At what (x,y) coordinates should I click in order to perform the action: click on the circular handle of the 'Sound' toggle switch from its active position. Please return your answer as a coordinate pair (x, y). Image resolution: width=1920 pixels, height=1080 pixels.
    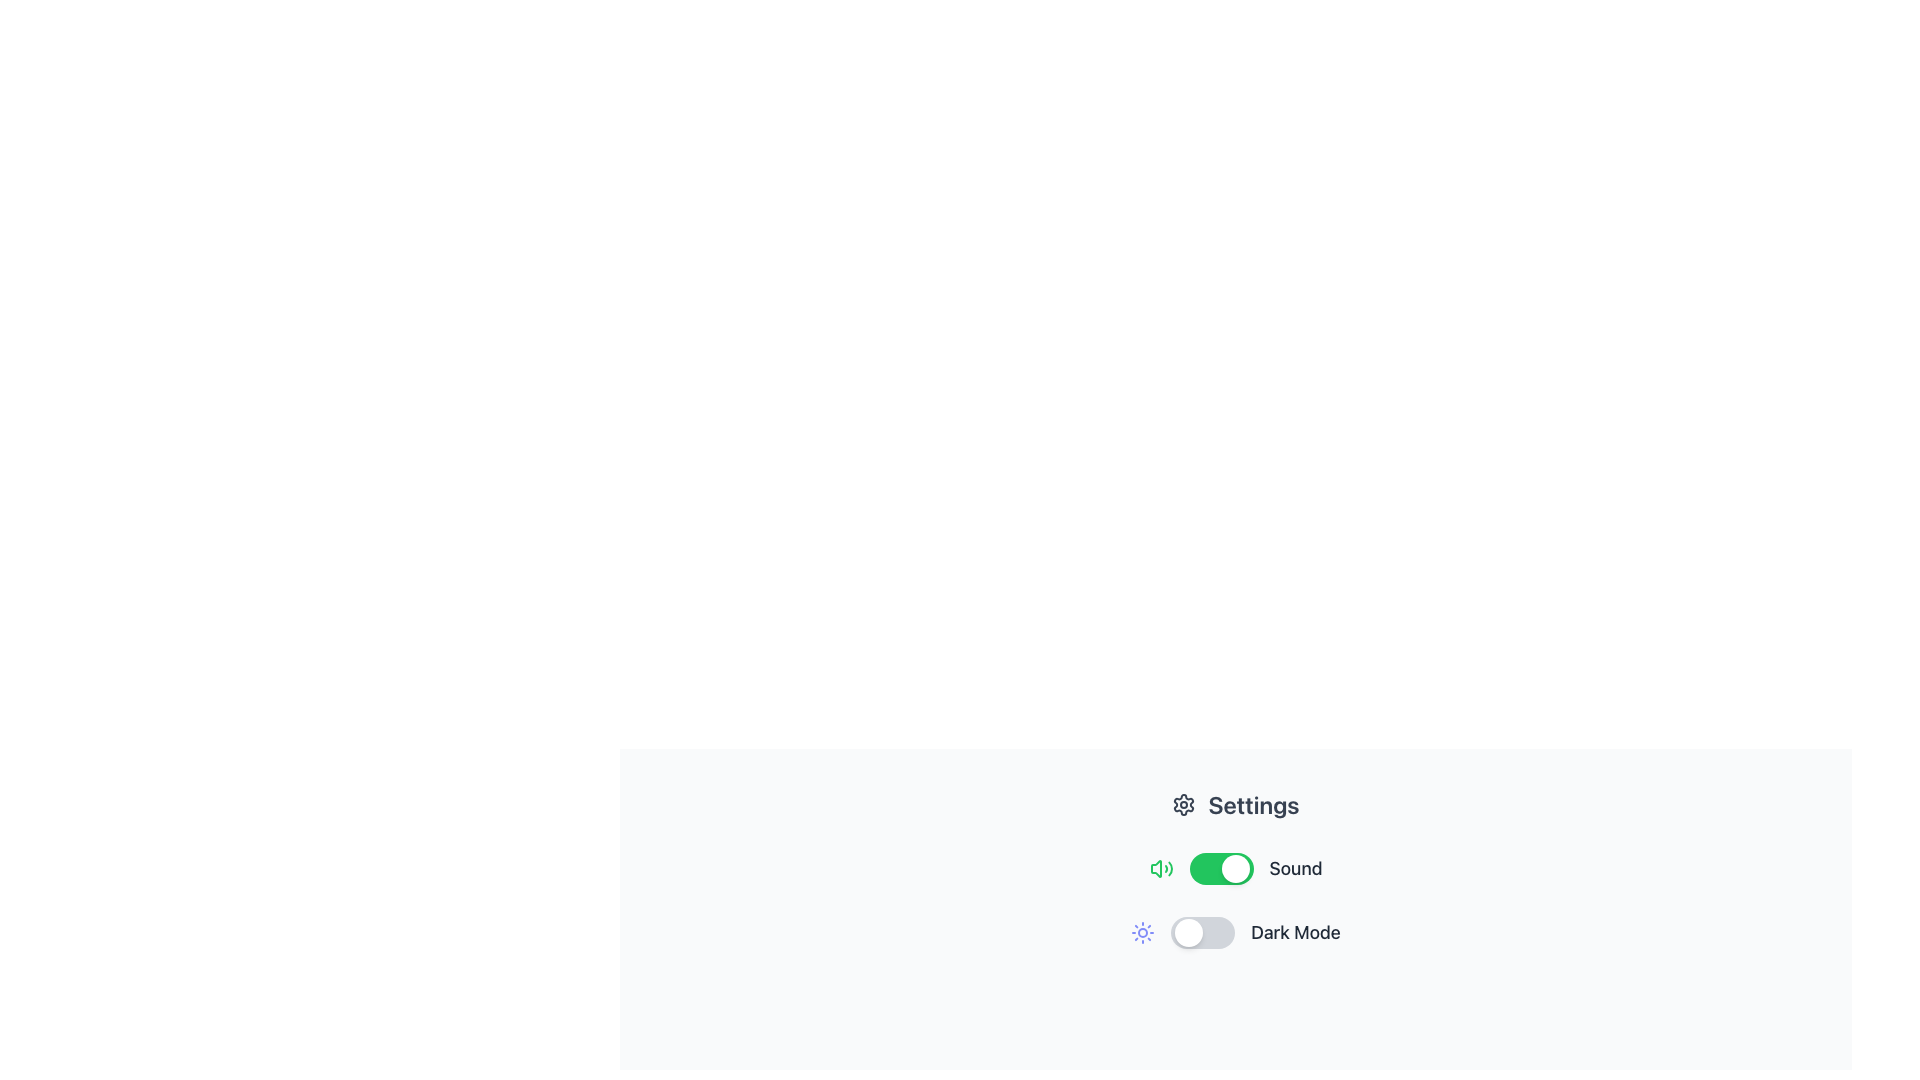
    Looking at the image, I should click on (1234, 867).